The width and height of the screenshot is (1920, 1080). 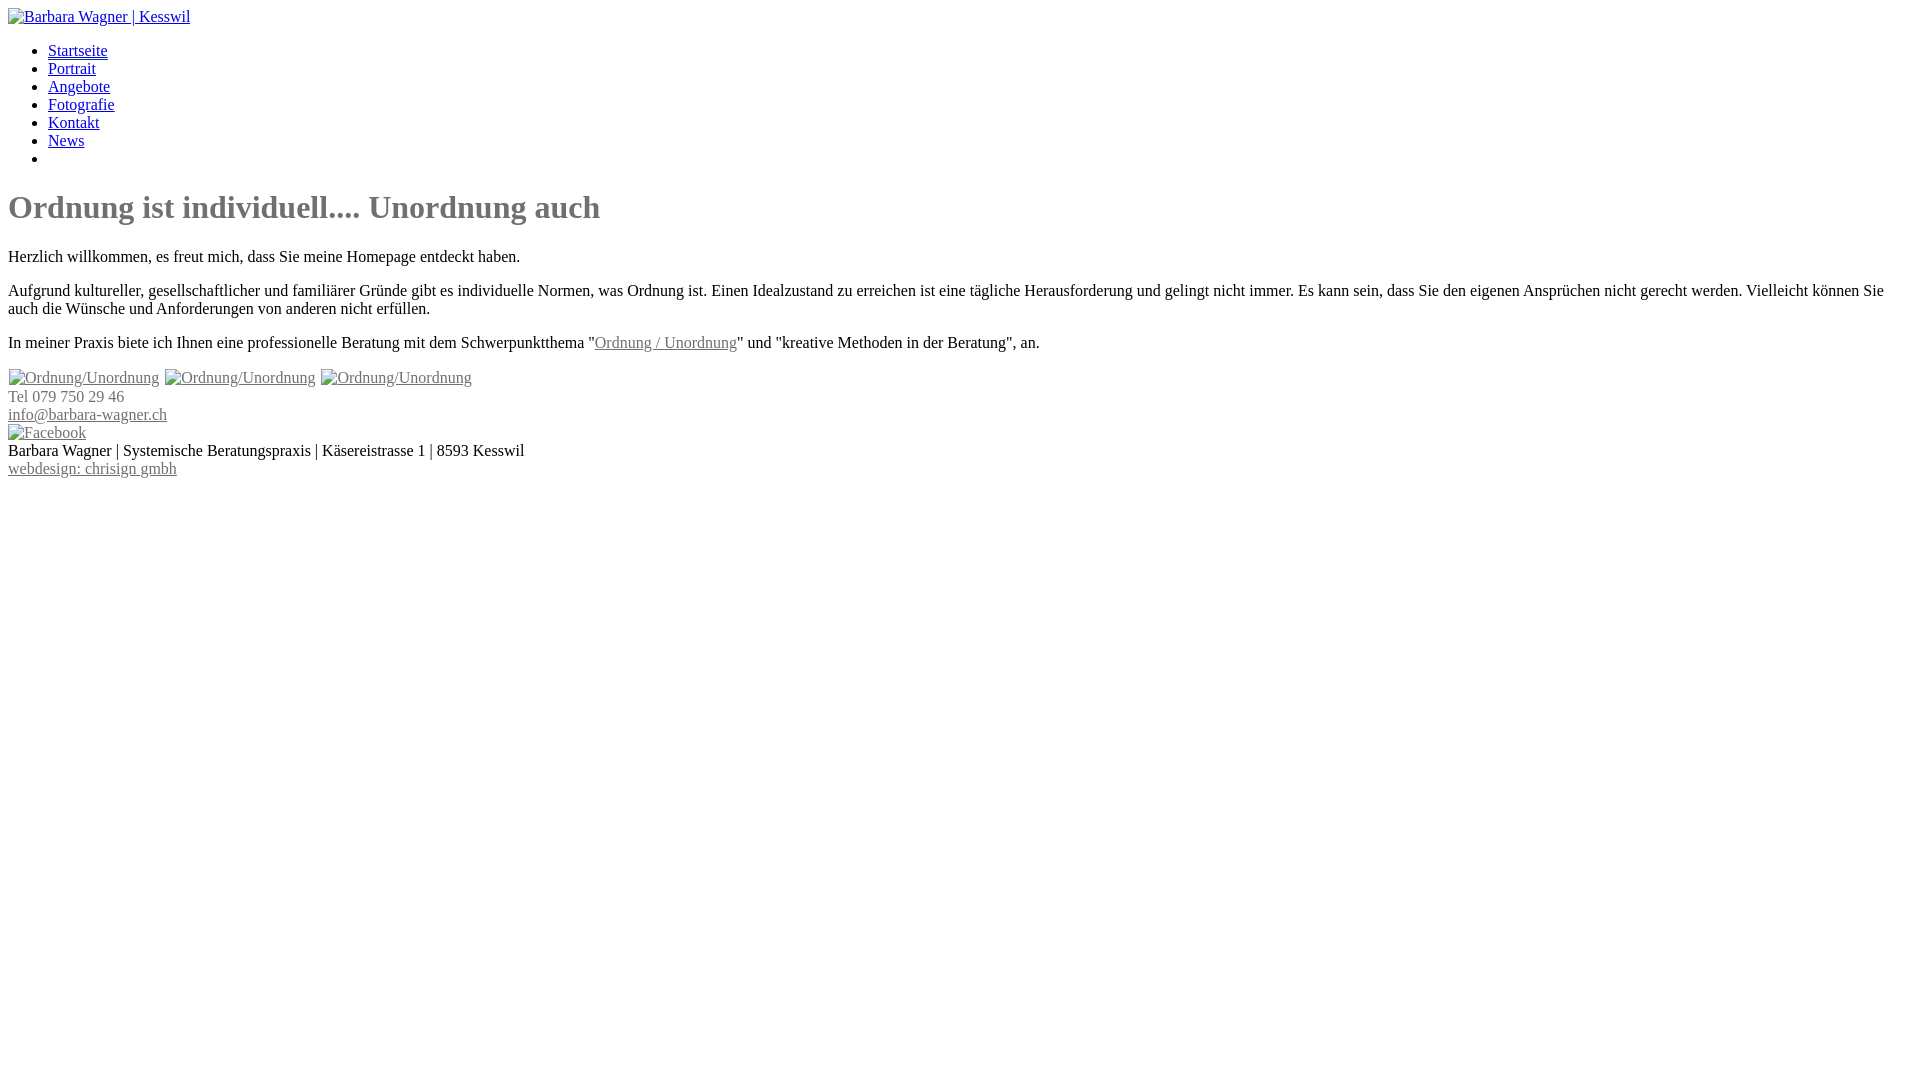 I want to click on 'Startseite', so click(x=77, y=49).